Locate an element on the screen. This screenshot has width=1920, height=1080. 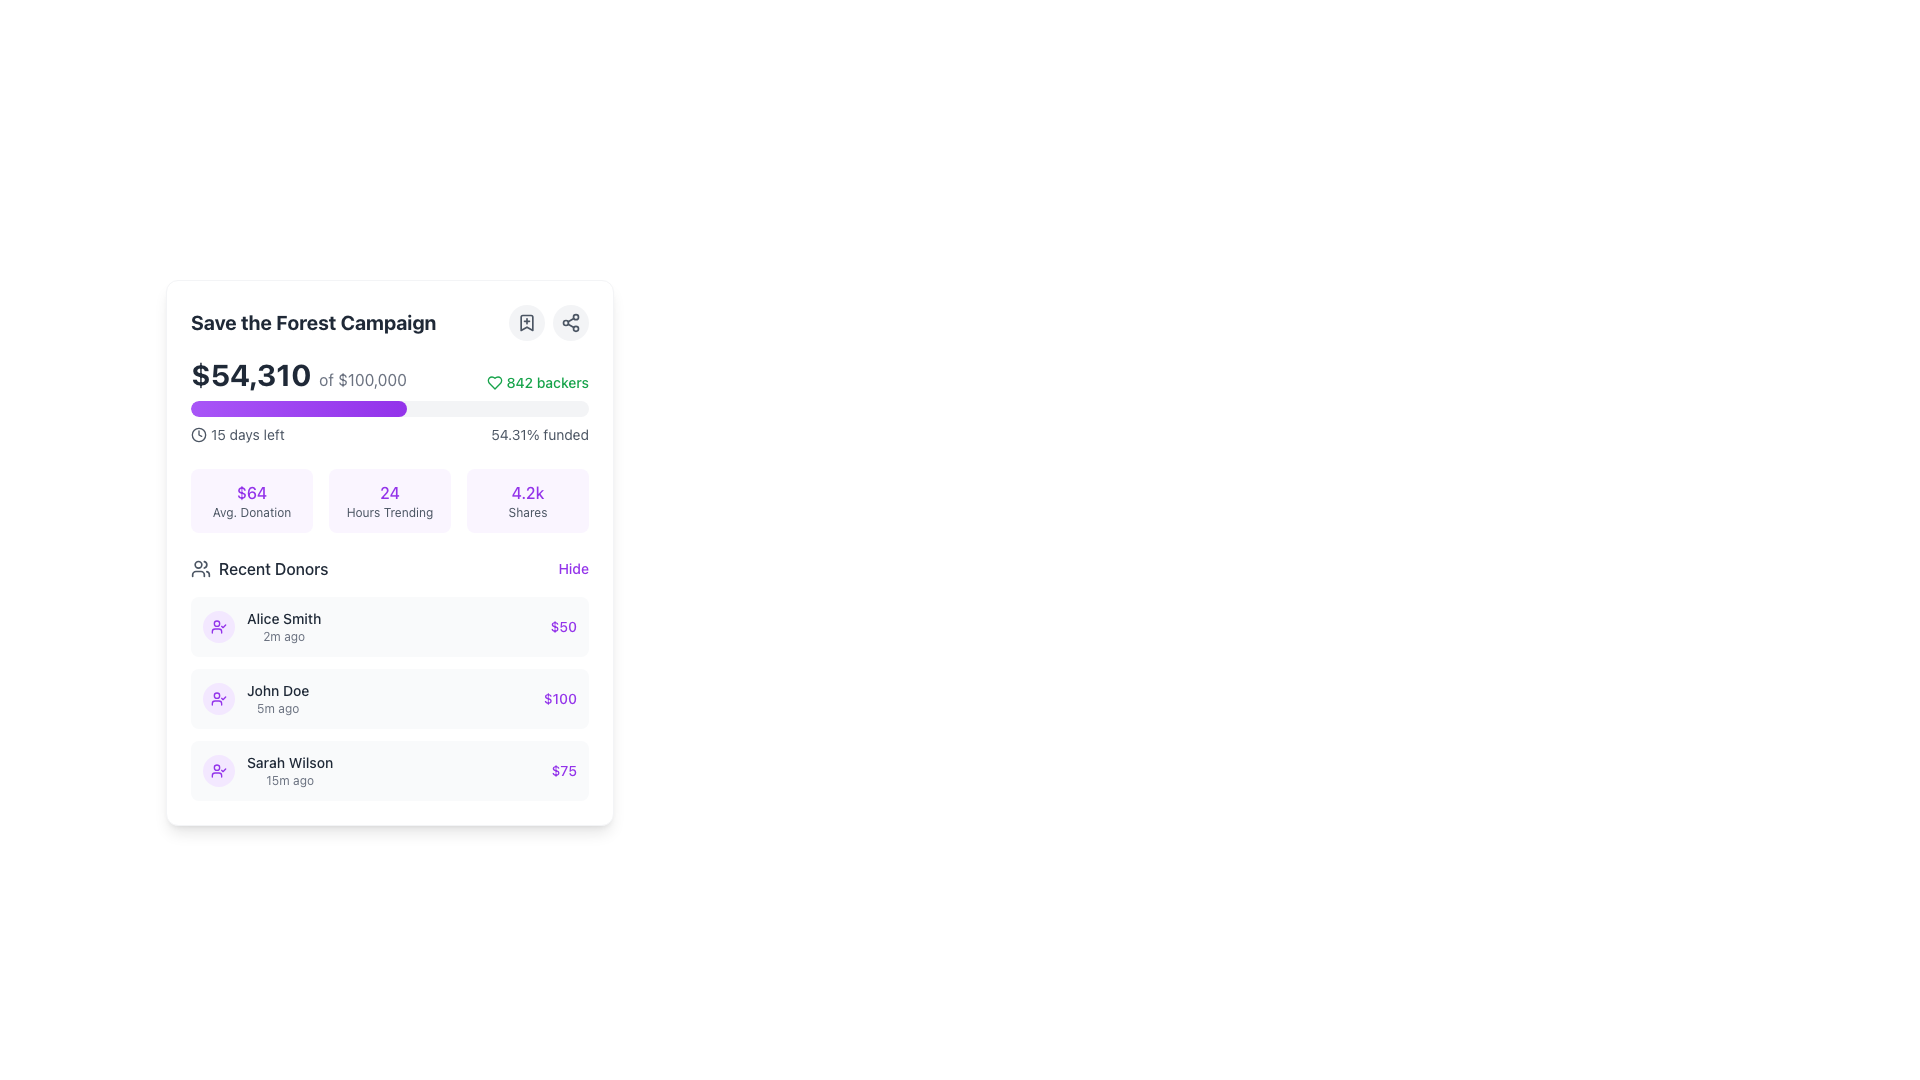
the circular clock icon that indicates a task or deadline, which is located to the left of the text '15 days left' is located at coordinates (198, 434).